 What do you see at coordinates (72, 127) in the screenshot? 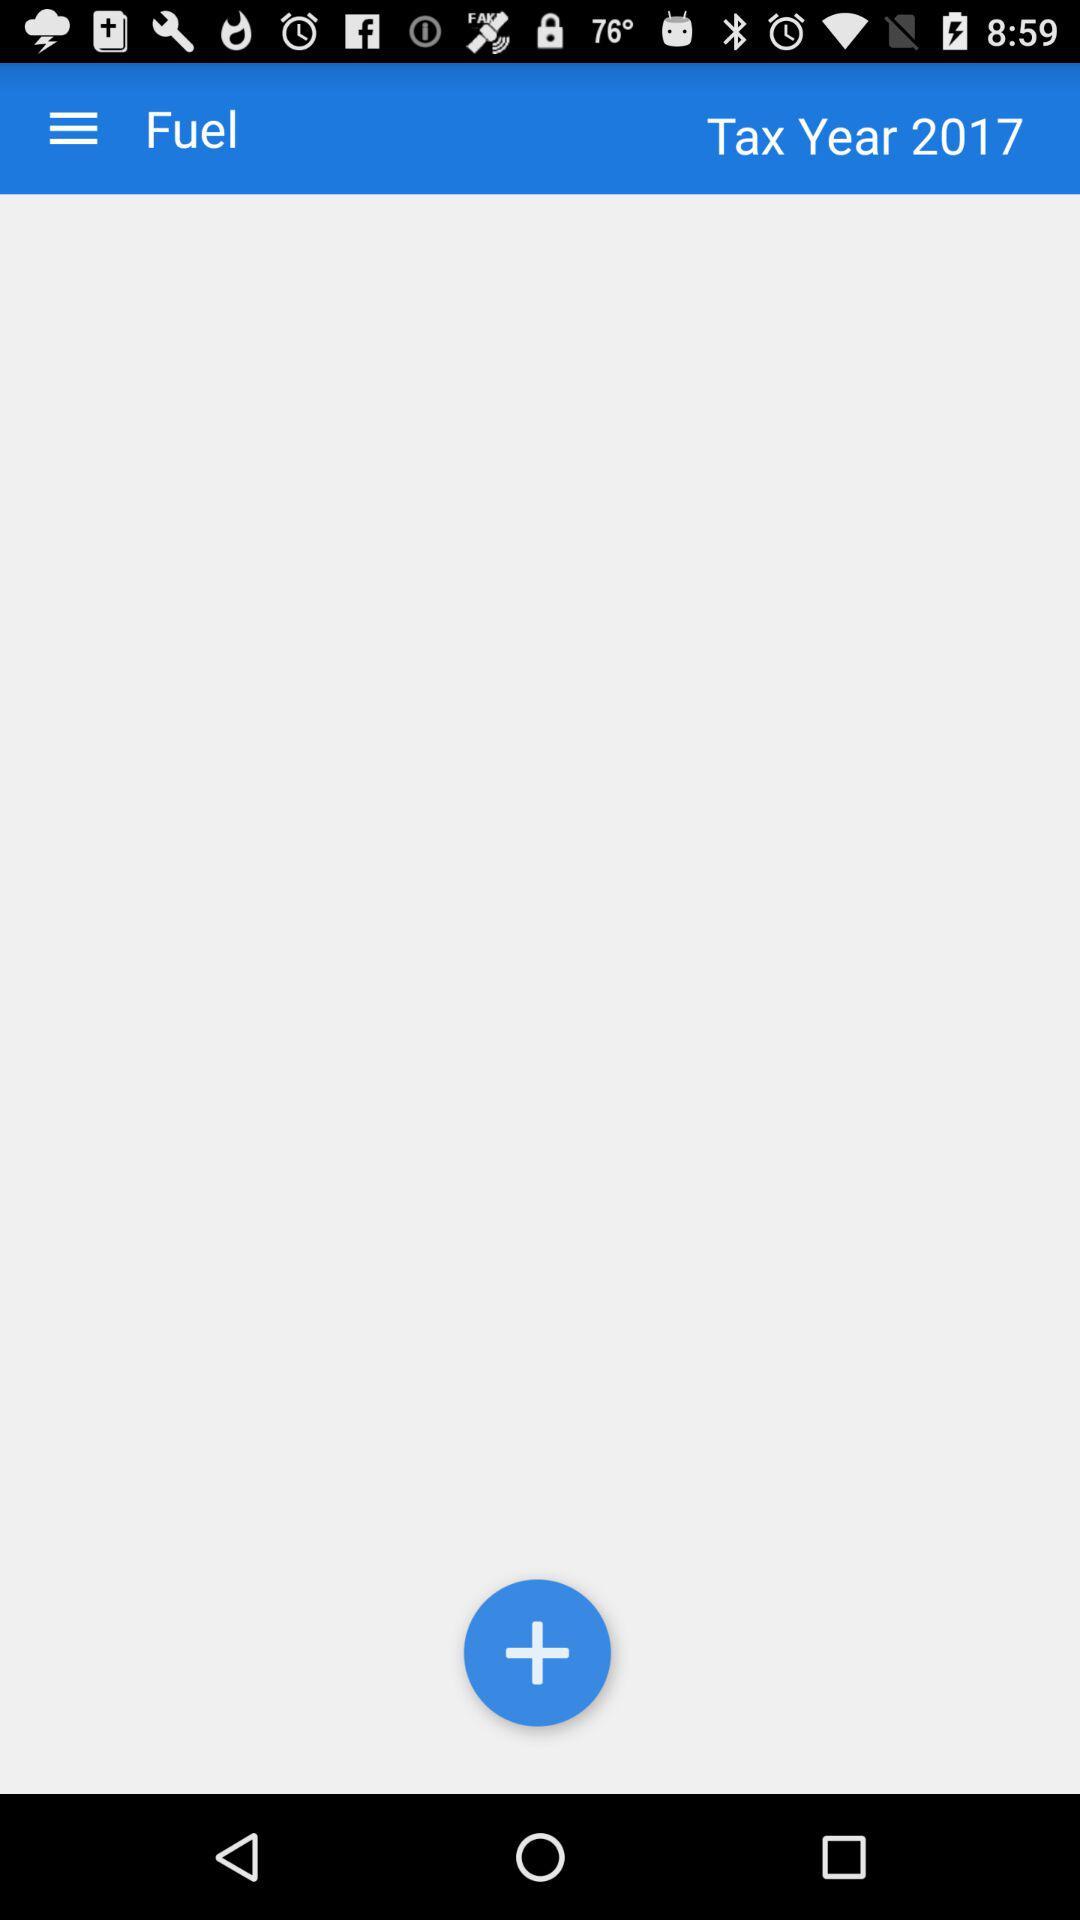
I see `open side men` at bounding box center [72, 127].